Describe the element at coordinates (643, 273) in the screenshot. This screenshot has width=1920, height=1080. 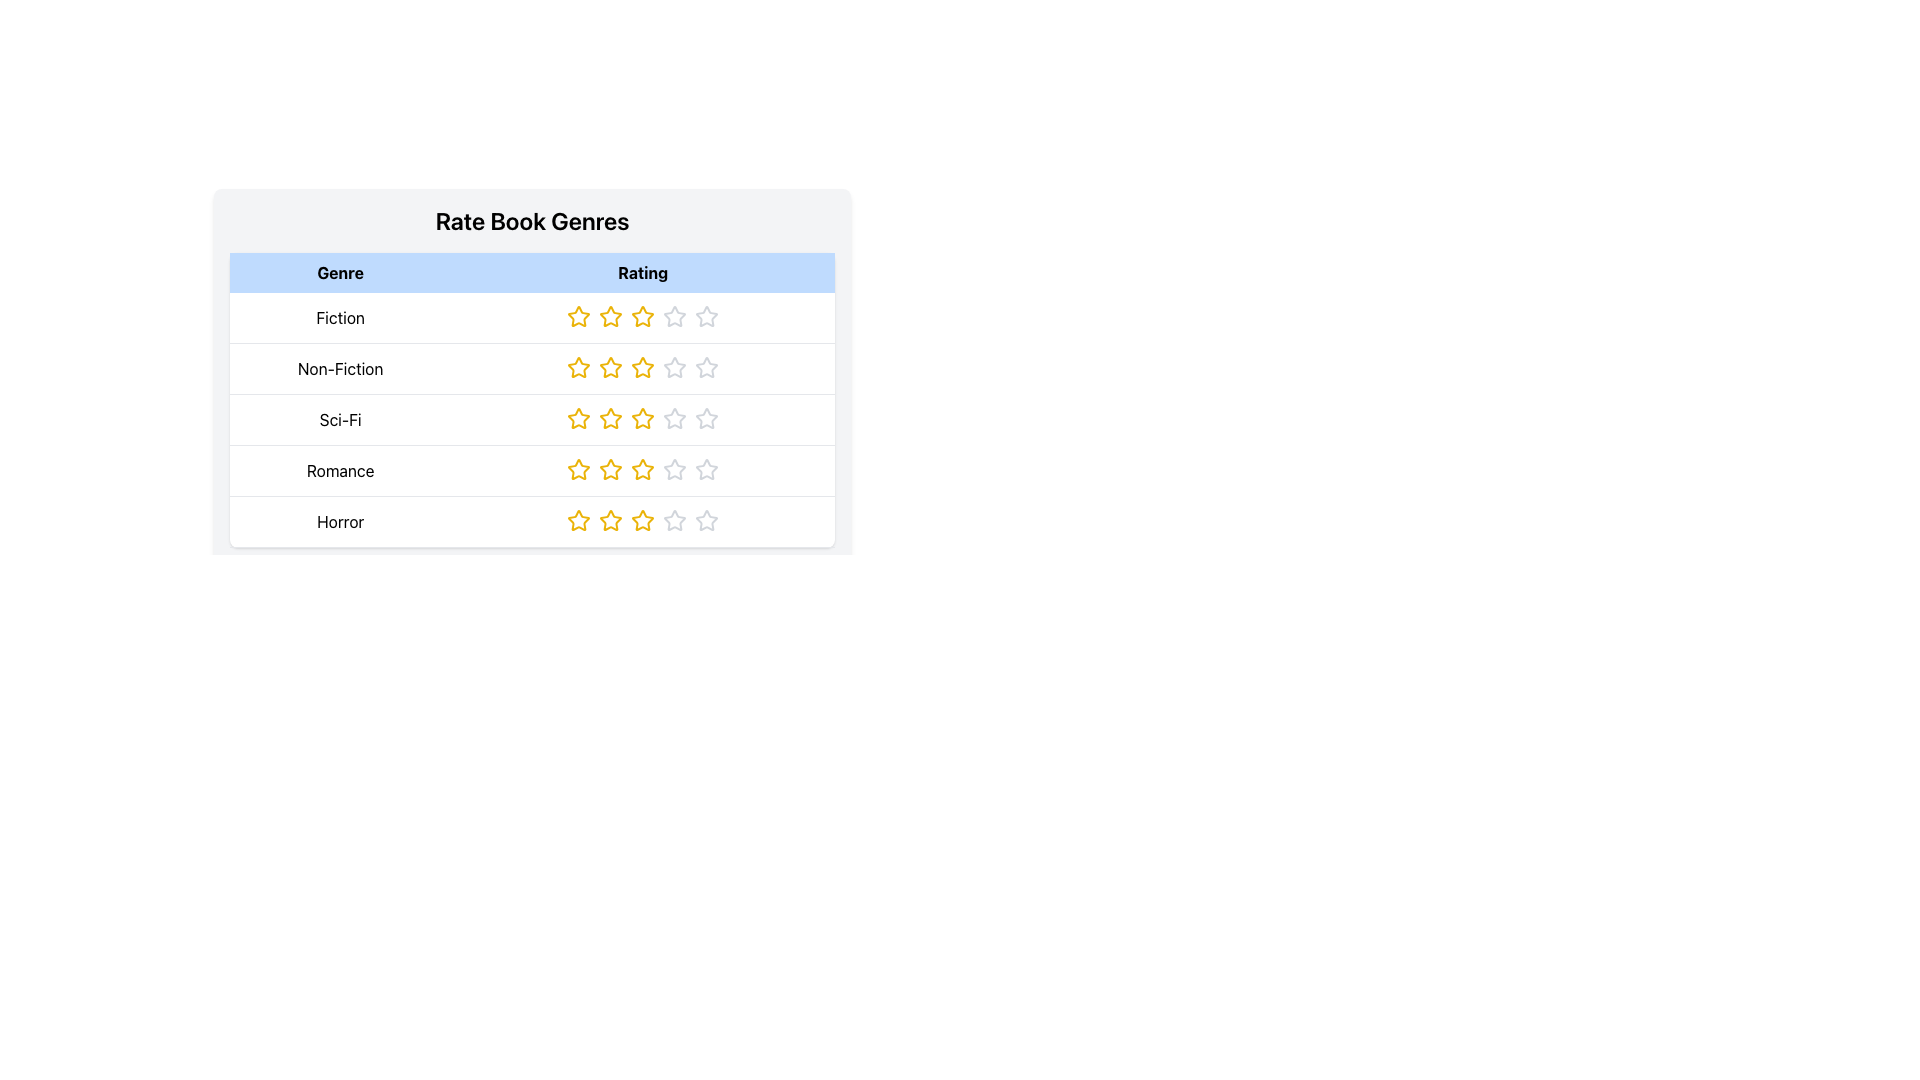
I see `the Text Label that serves as the header for the user ratings column, located to the immediate right of the 'Genre' label in the top row of the table-like interface` at that location.